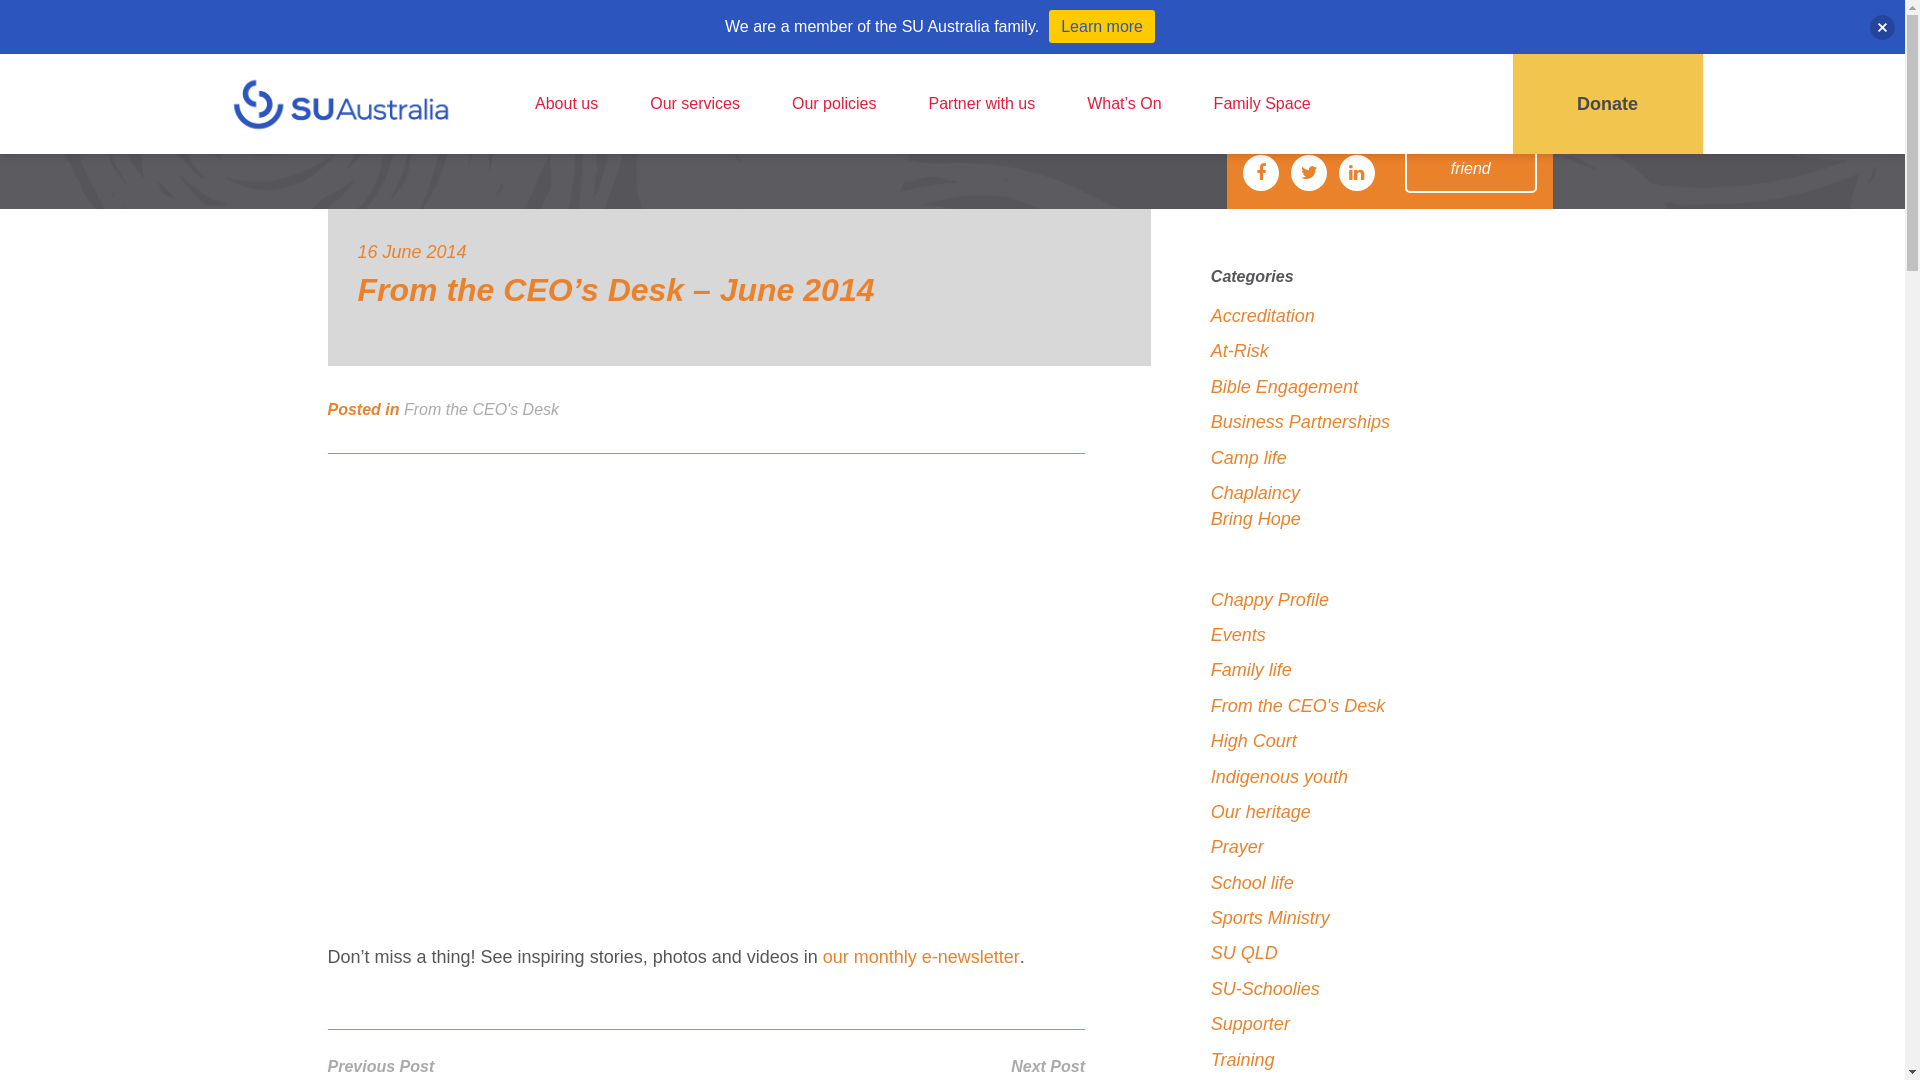 Image resolution: width=1920 pixels, height=1080 pixels. I want to click on 'Supporter', so click(1209, 1023).